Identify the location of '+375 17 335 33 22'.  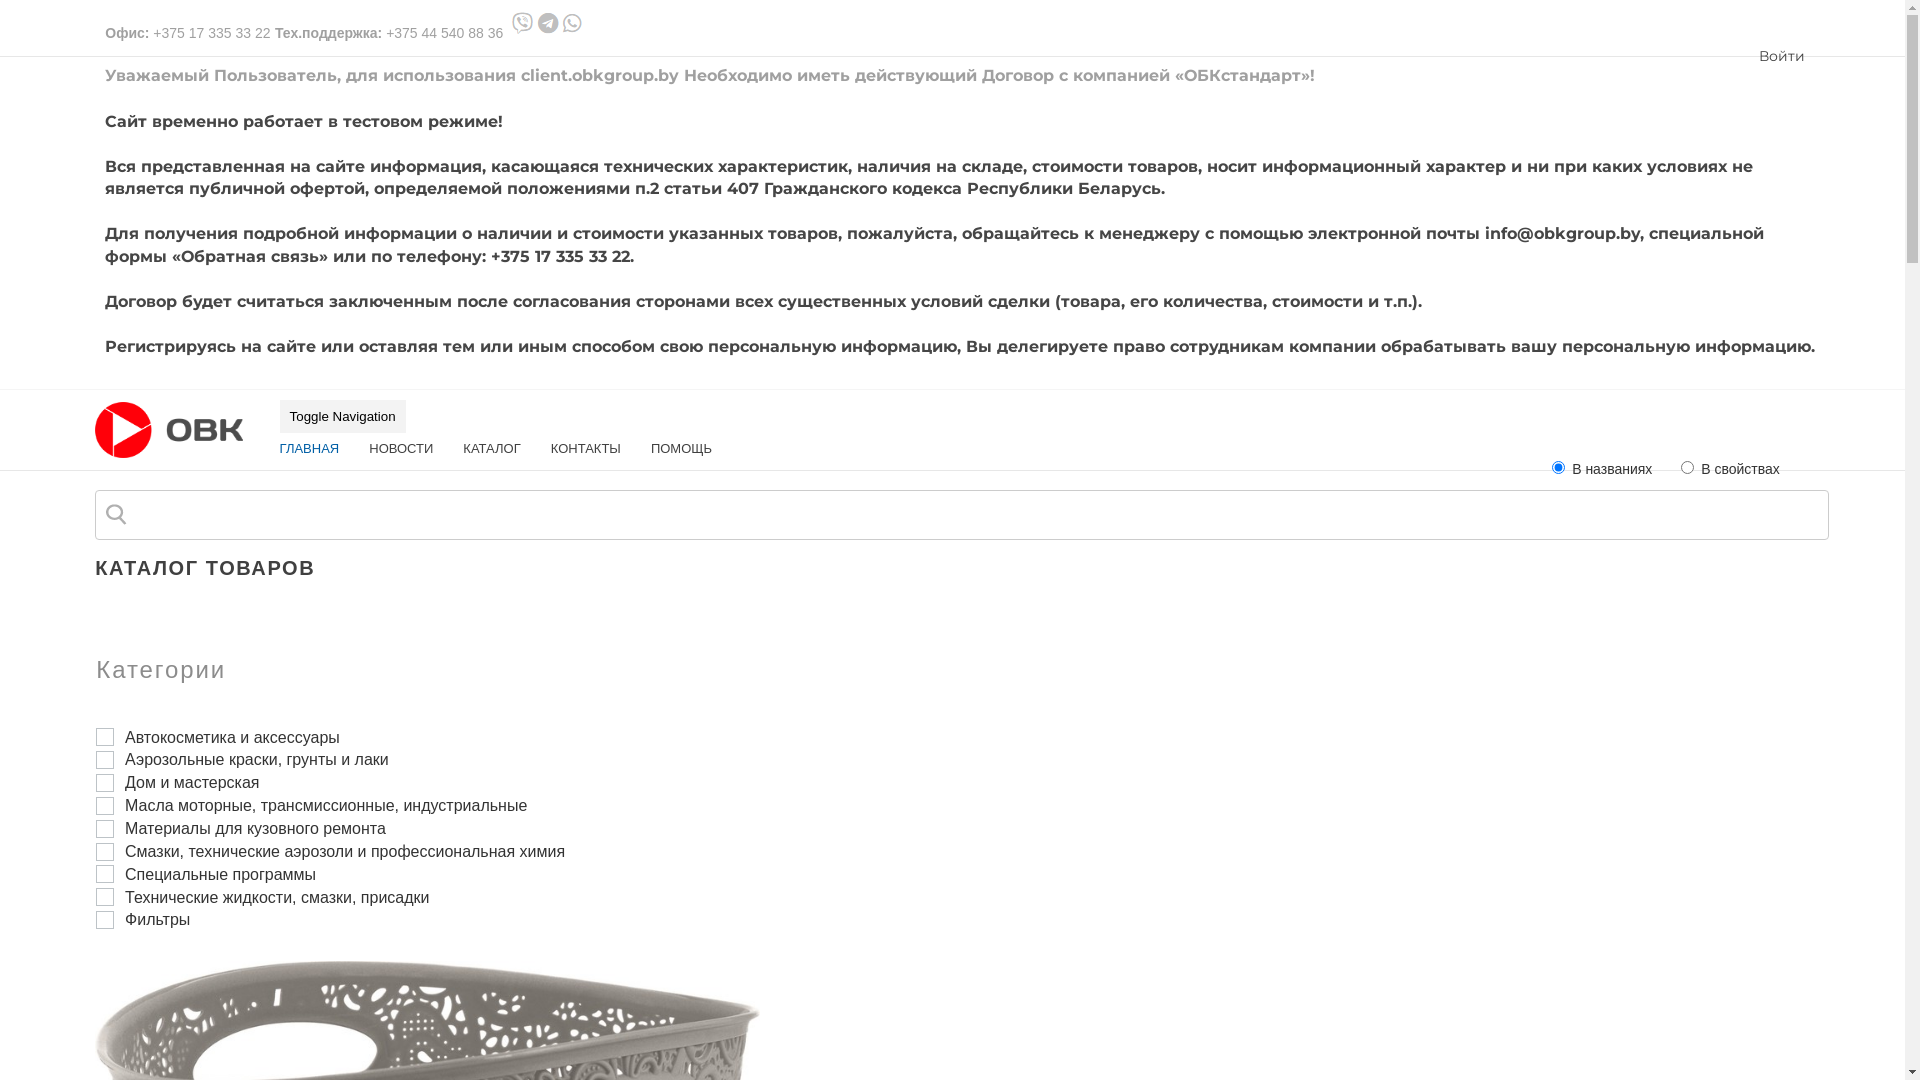
(211, 33).